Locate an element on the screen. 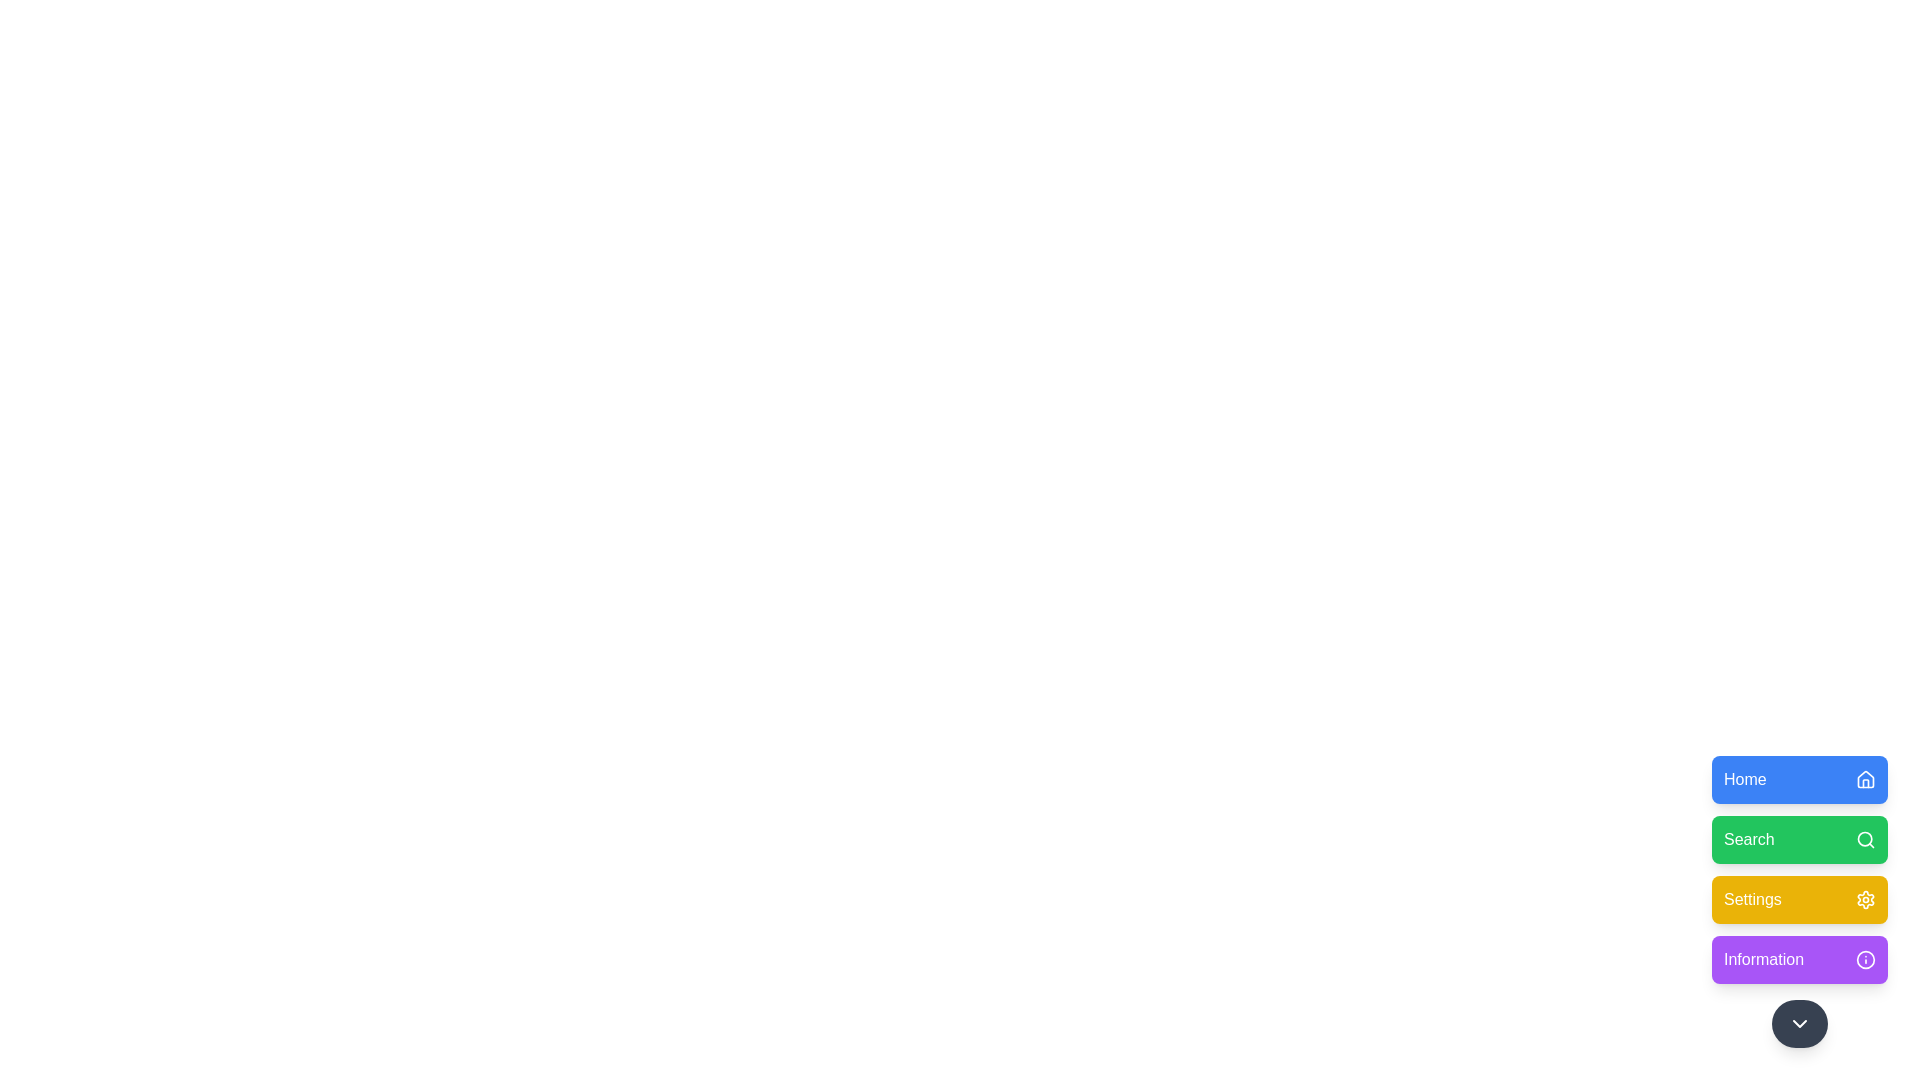  the menu option Search from the floating menu is located at coordinates (1800, 840).